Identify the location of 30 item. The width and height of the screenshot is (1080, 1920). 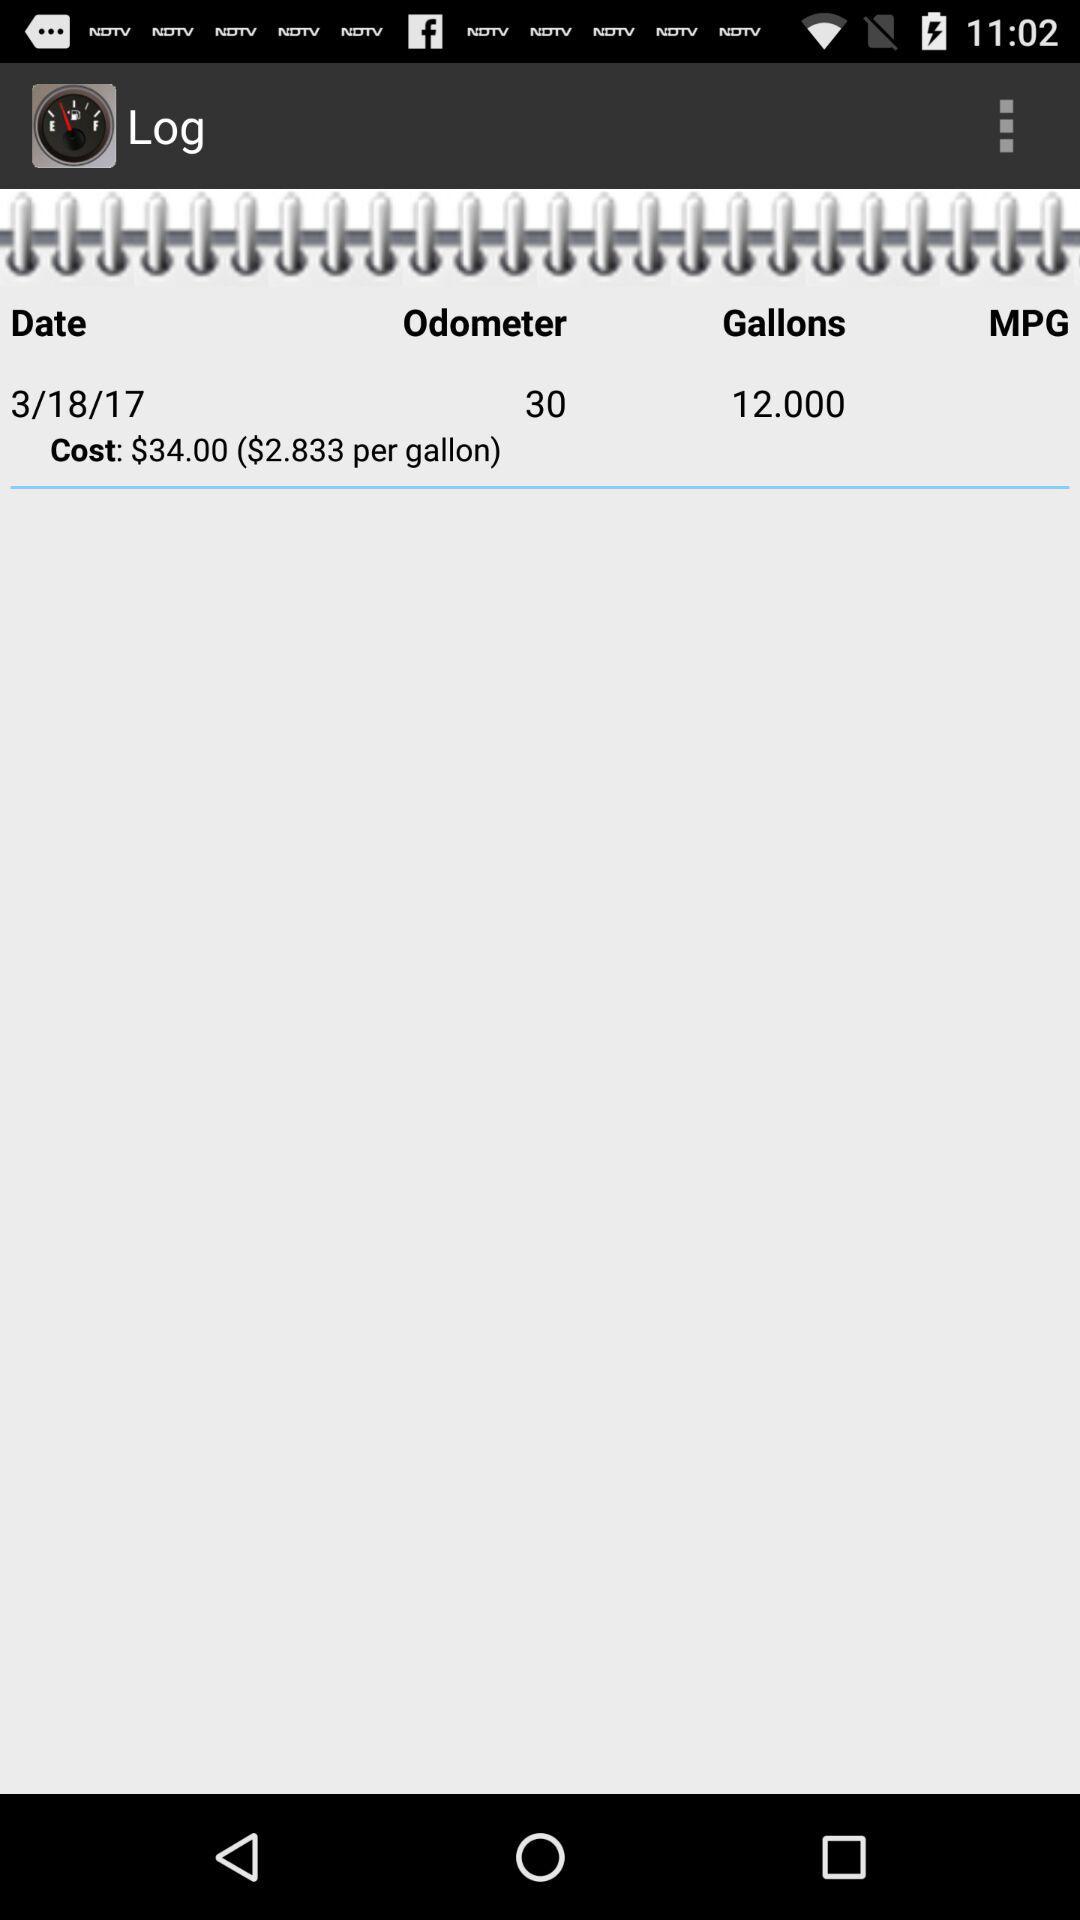
(426, 401).